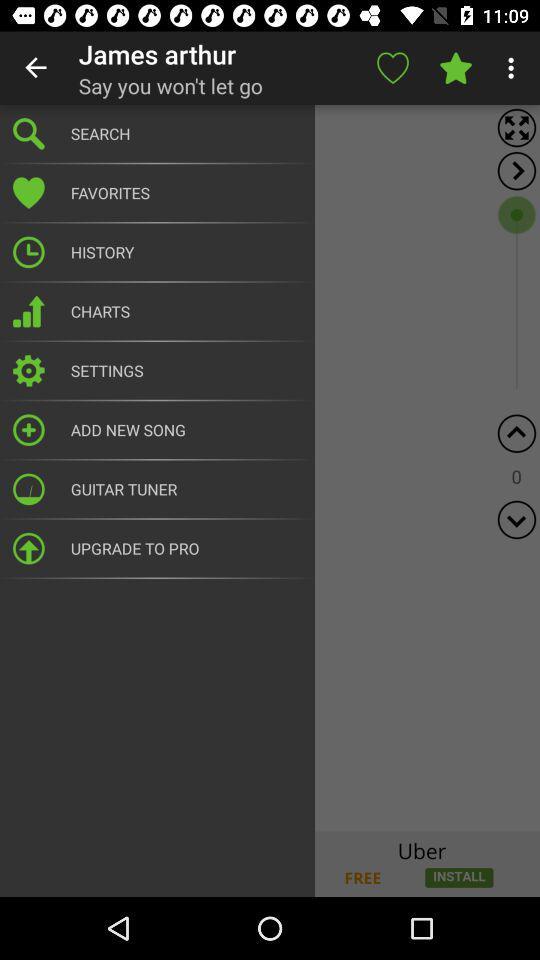 This screenshot has width=540, height=960. Describe the element at coordinates (270, 863) in the screenshot. I see `advertisement image link` at that location.